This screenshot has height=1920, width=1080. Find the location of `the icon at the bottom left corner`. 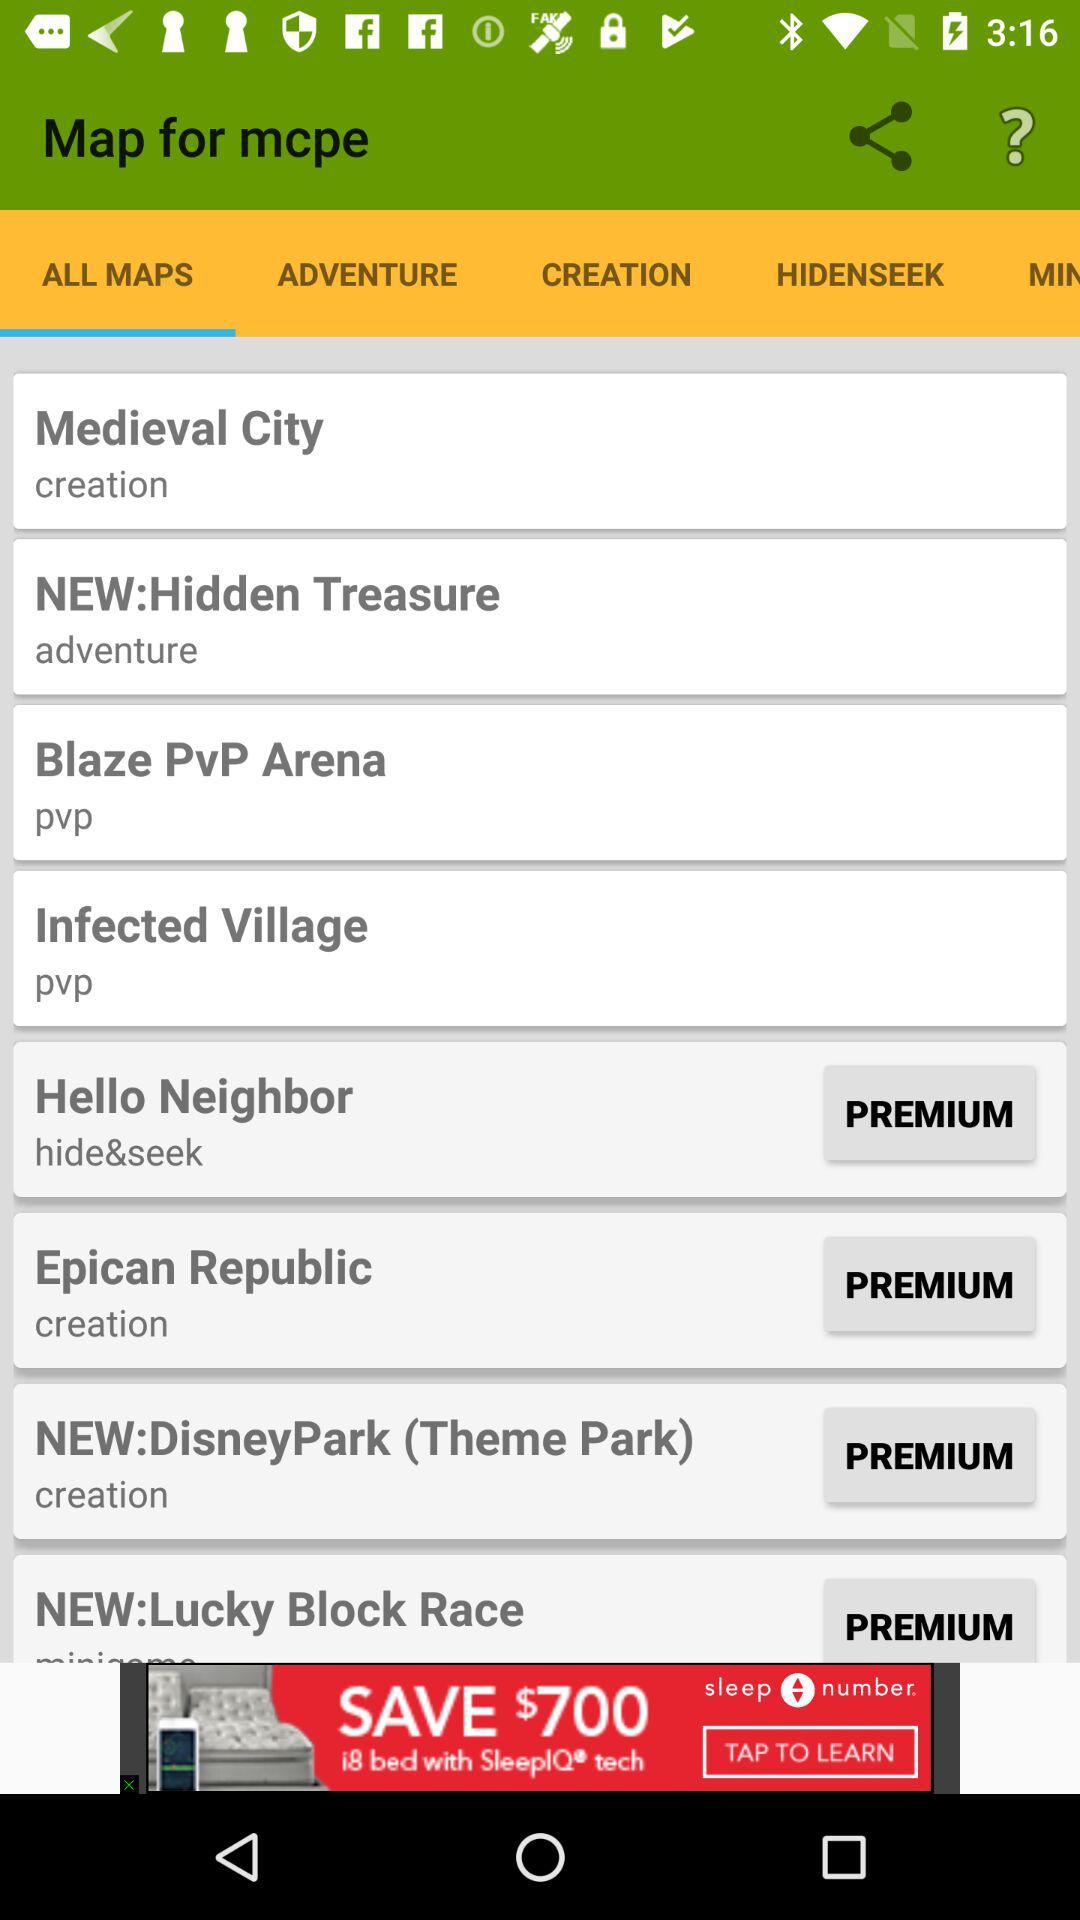

the icon at the bottom left corner is located at coordinates (137, 1775).